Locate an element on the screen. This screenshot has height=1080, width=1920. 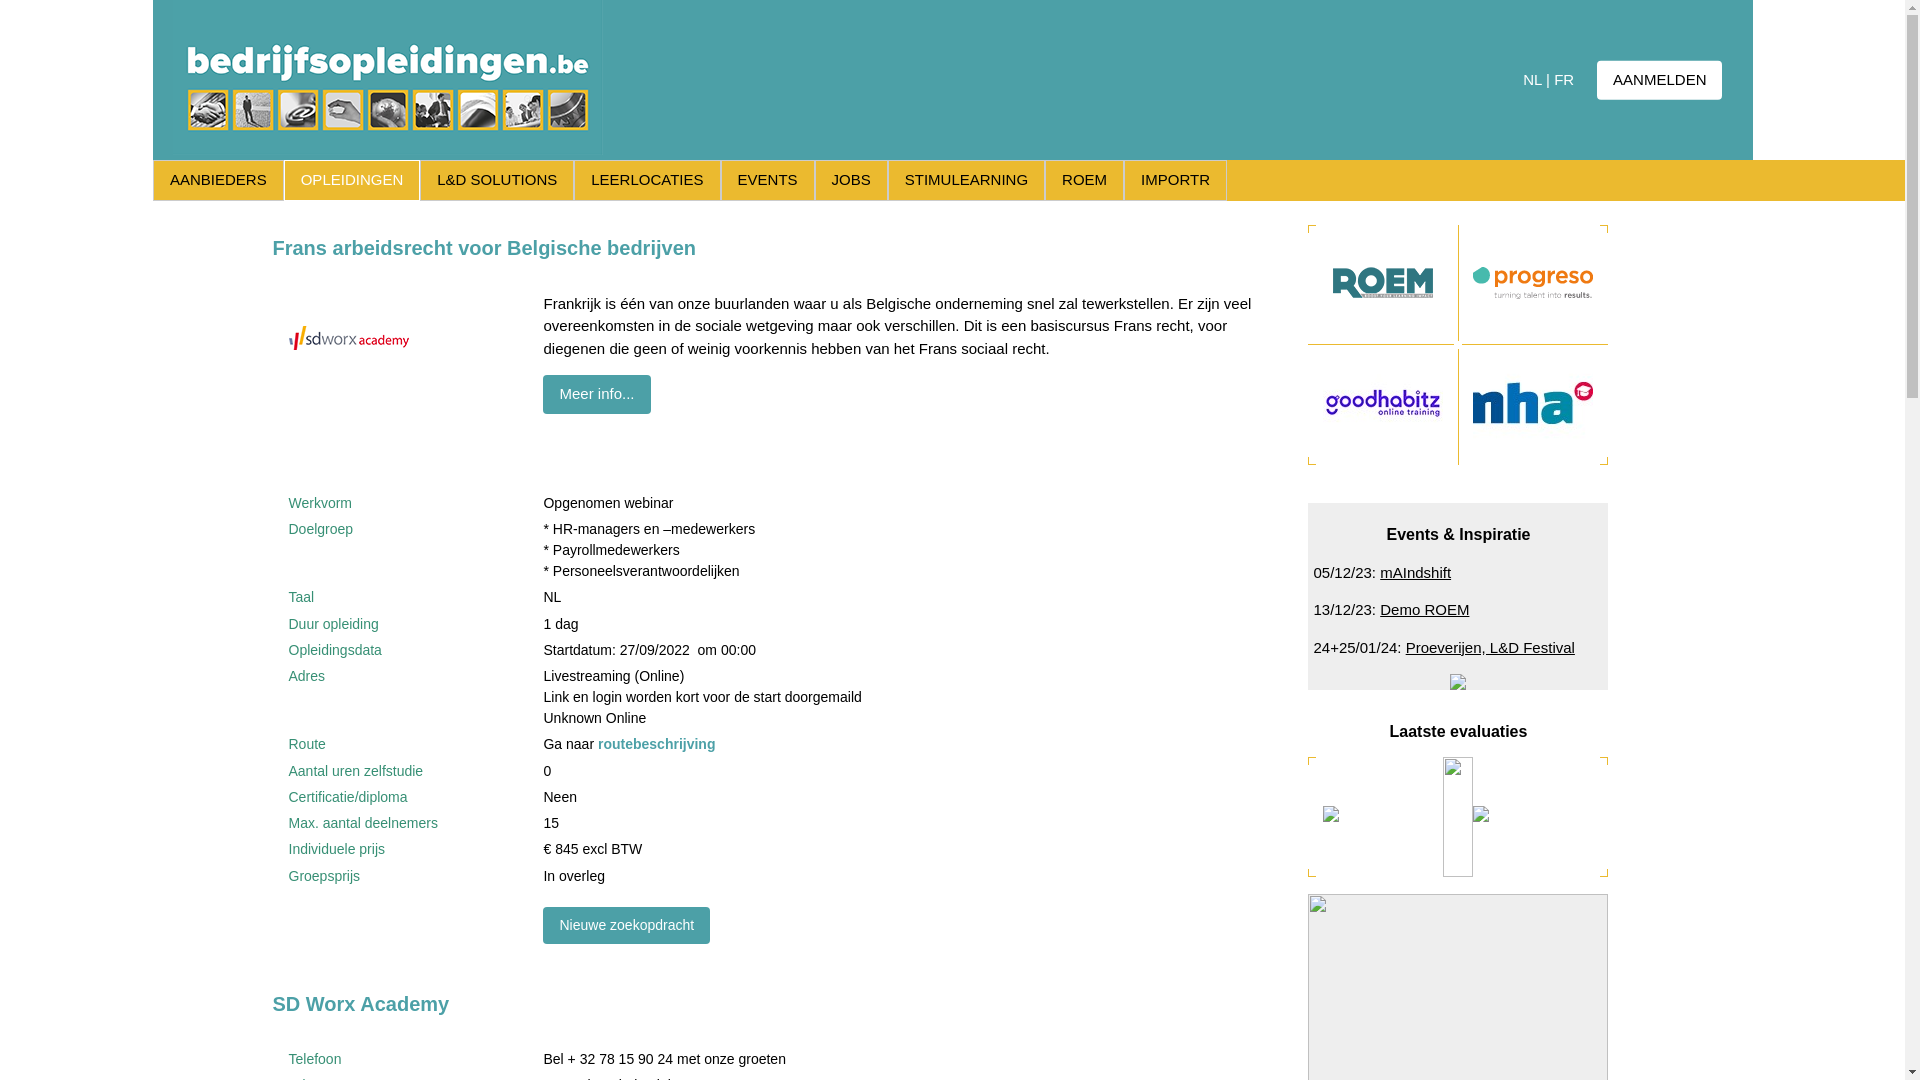
'JOBS' is located at coordinates (850, 180).